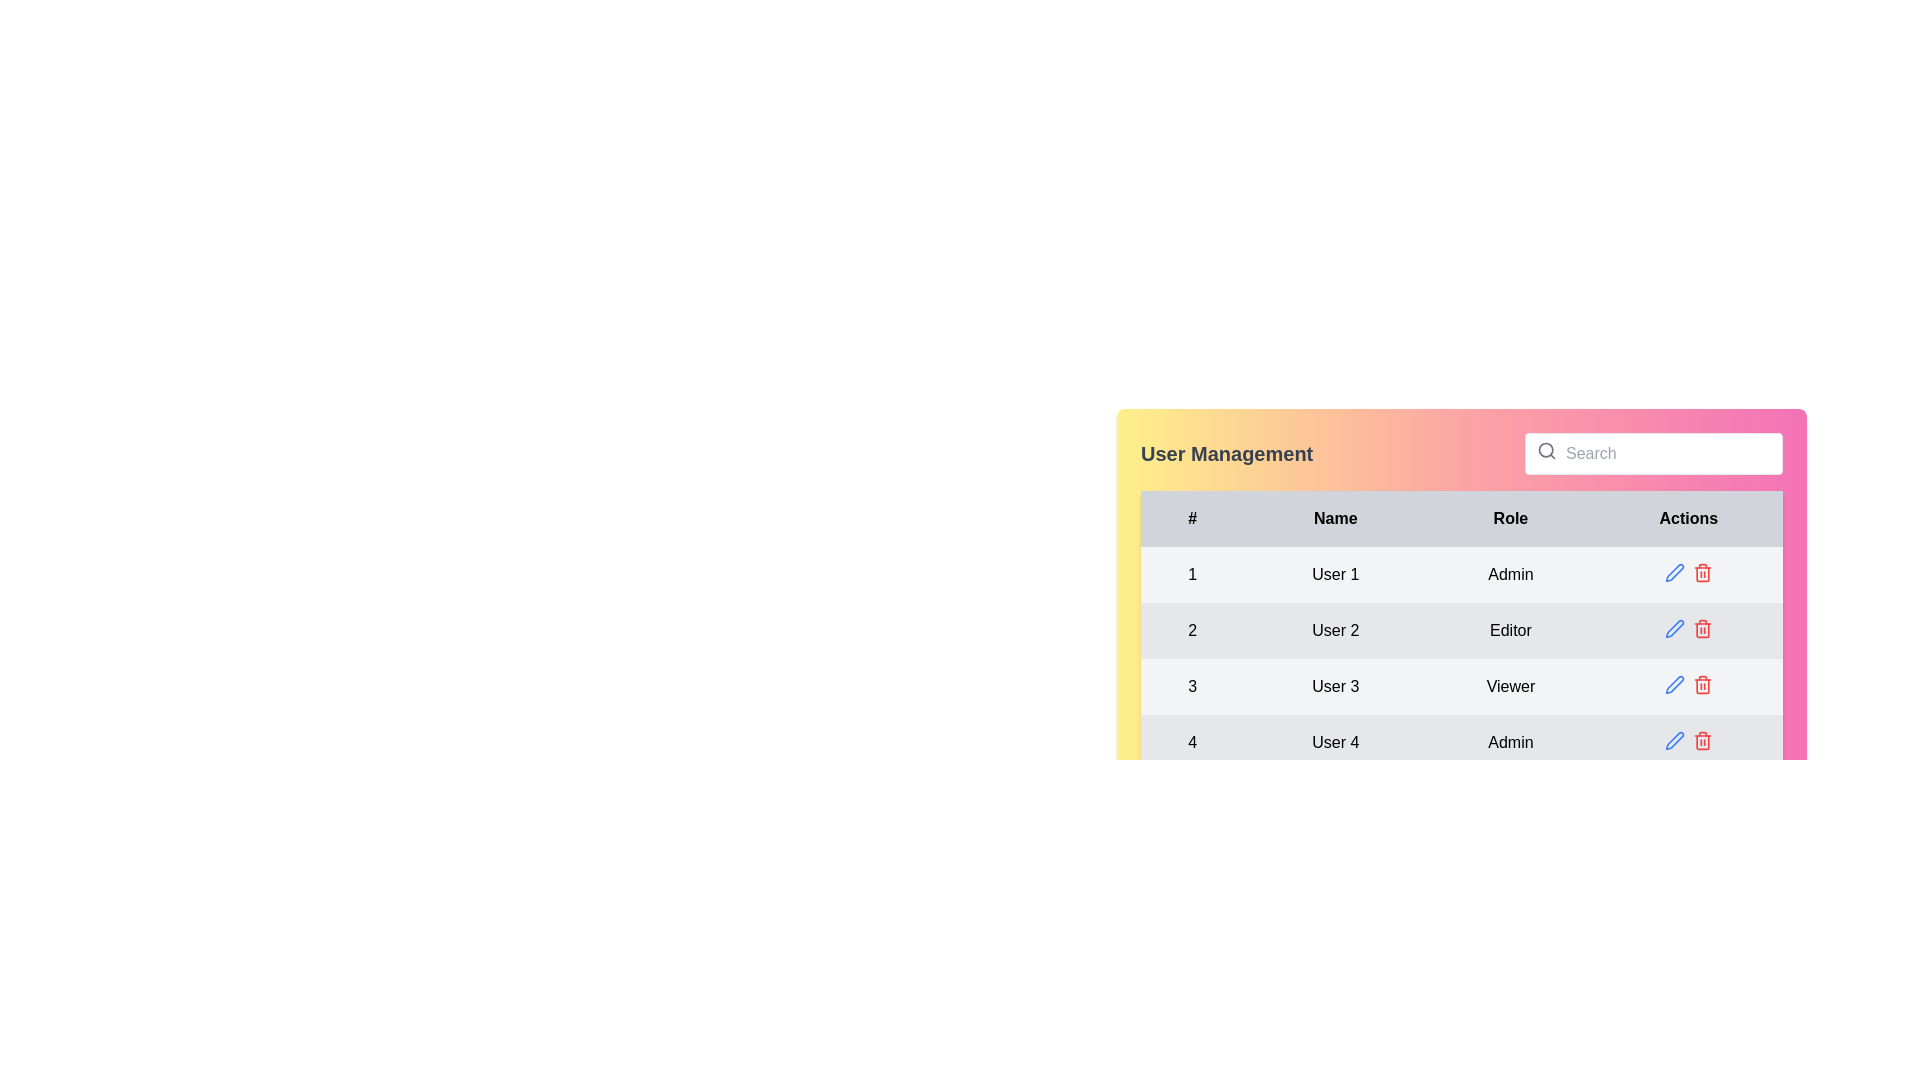  I want to click on the icon button to initiate editing actions for 'User 4' in the last row of the table, so click(1674, 740).